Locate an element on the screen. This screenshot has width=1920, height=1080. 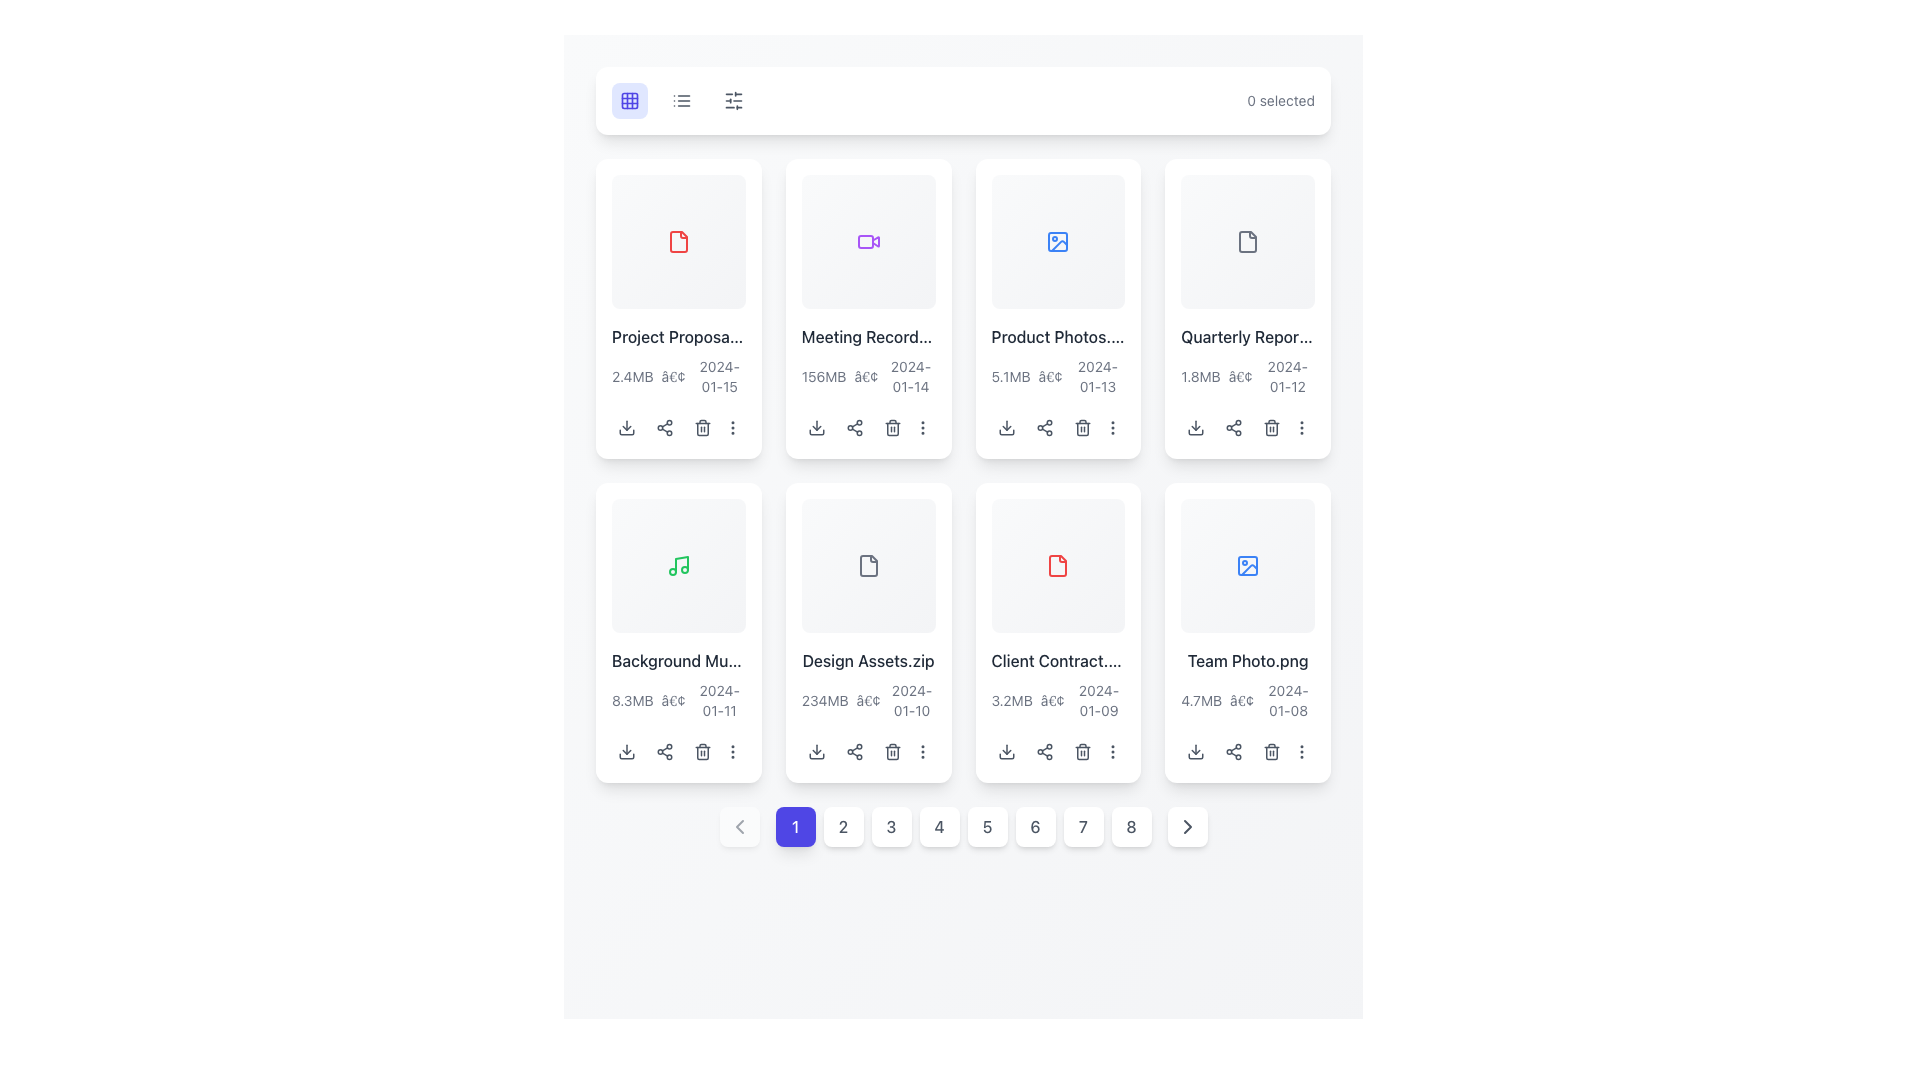
the bullet point symbol, which is centrally positioned between '3.2MB' and '2024-01-09' in the display of file size, symbol, and date is located at coordinates (1051, 699).